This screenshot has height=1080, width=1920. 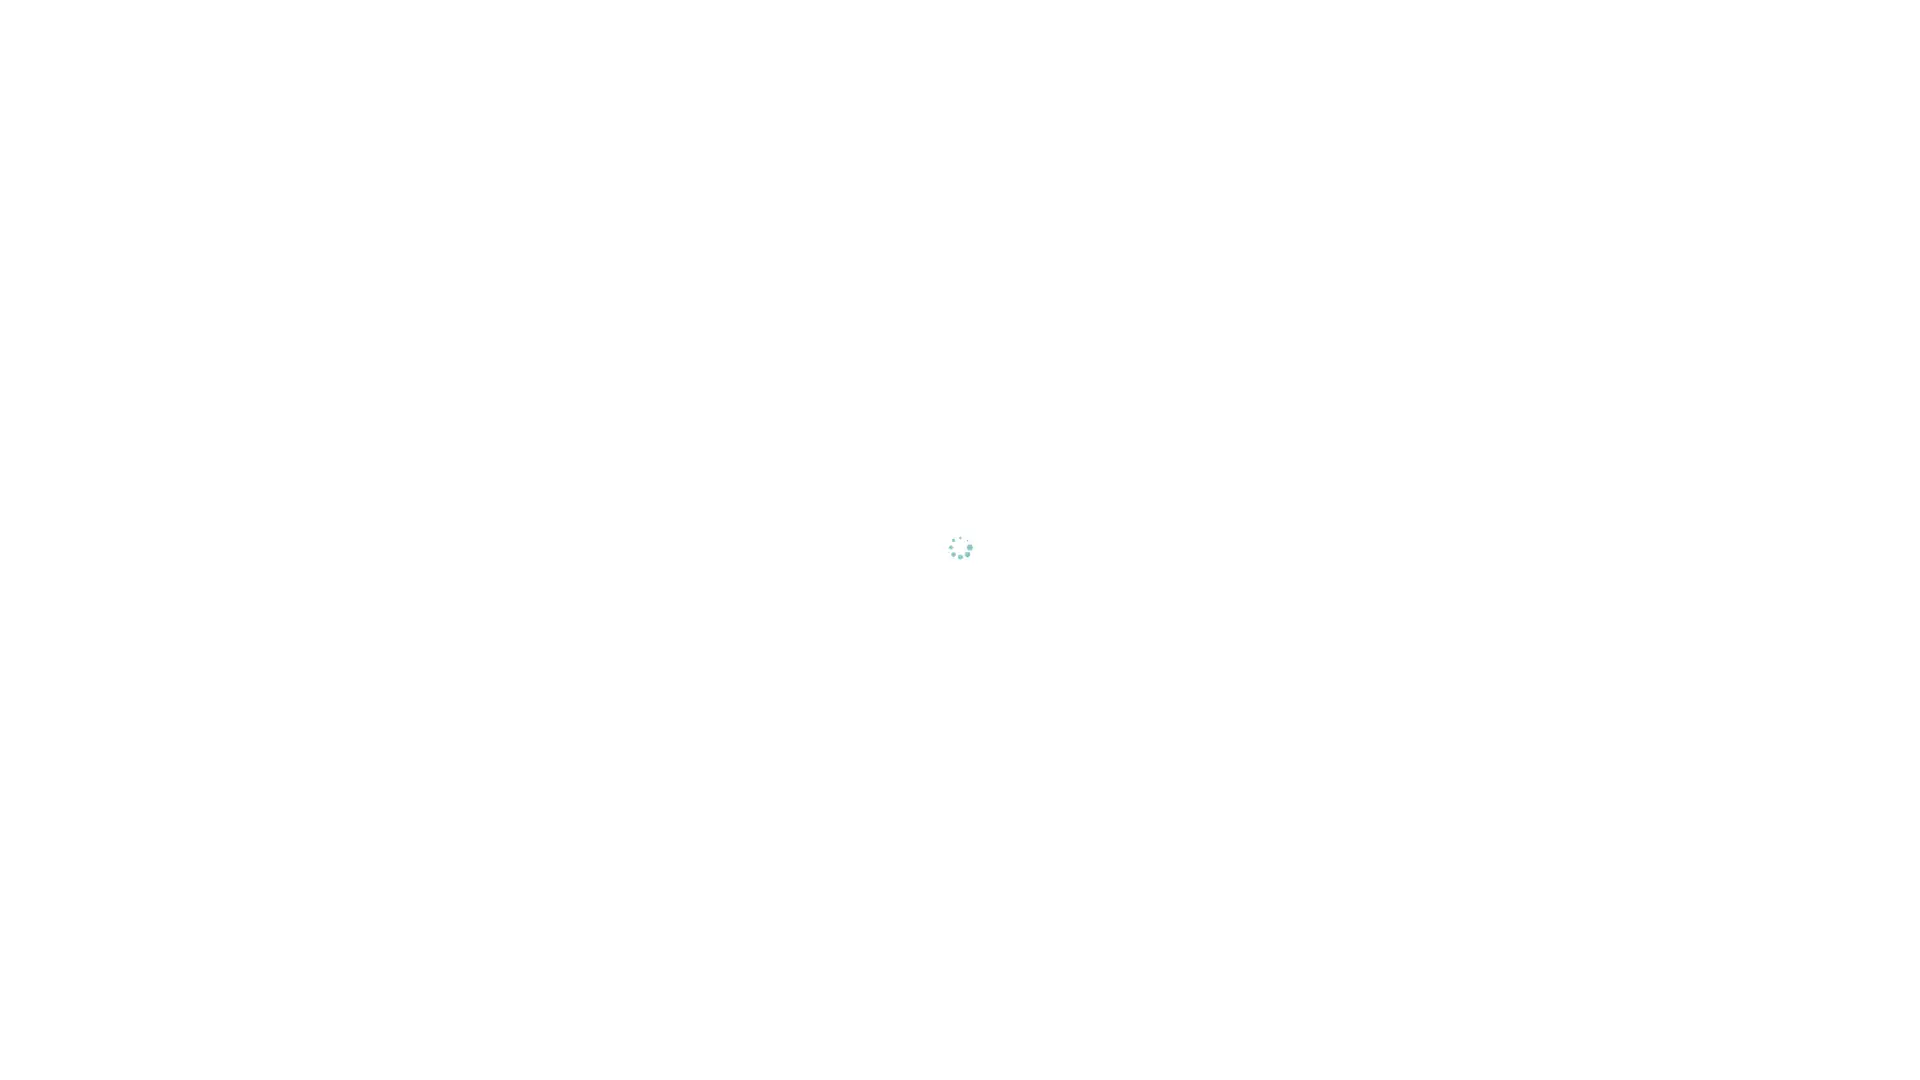 What do you see at coordinates (738, 226) in the screenshot?
I see `Cookies Settings` at bounding box center [738, 226].